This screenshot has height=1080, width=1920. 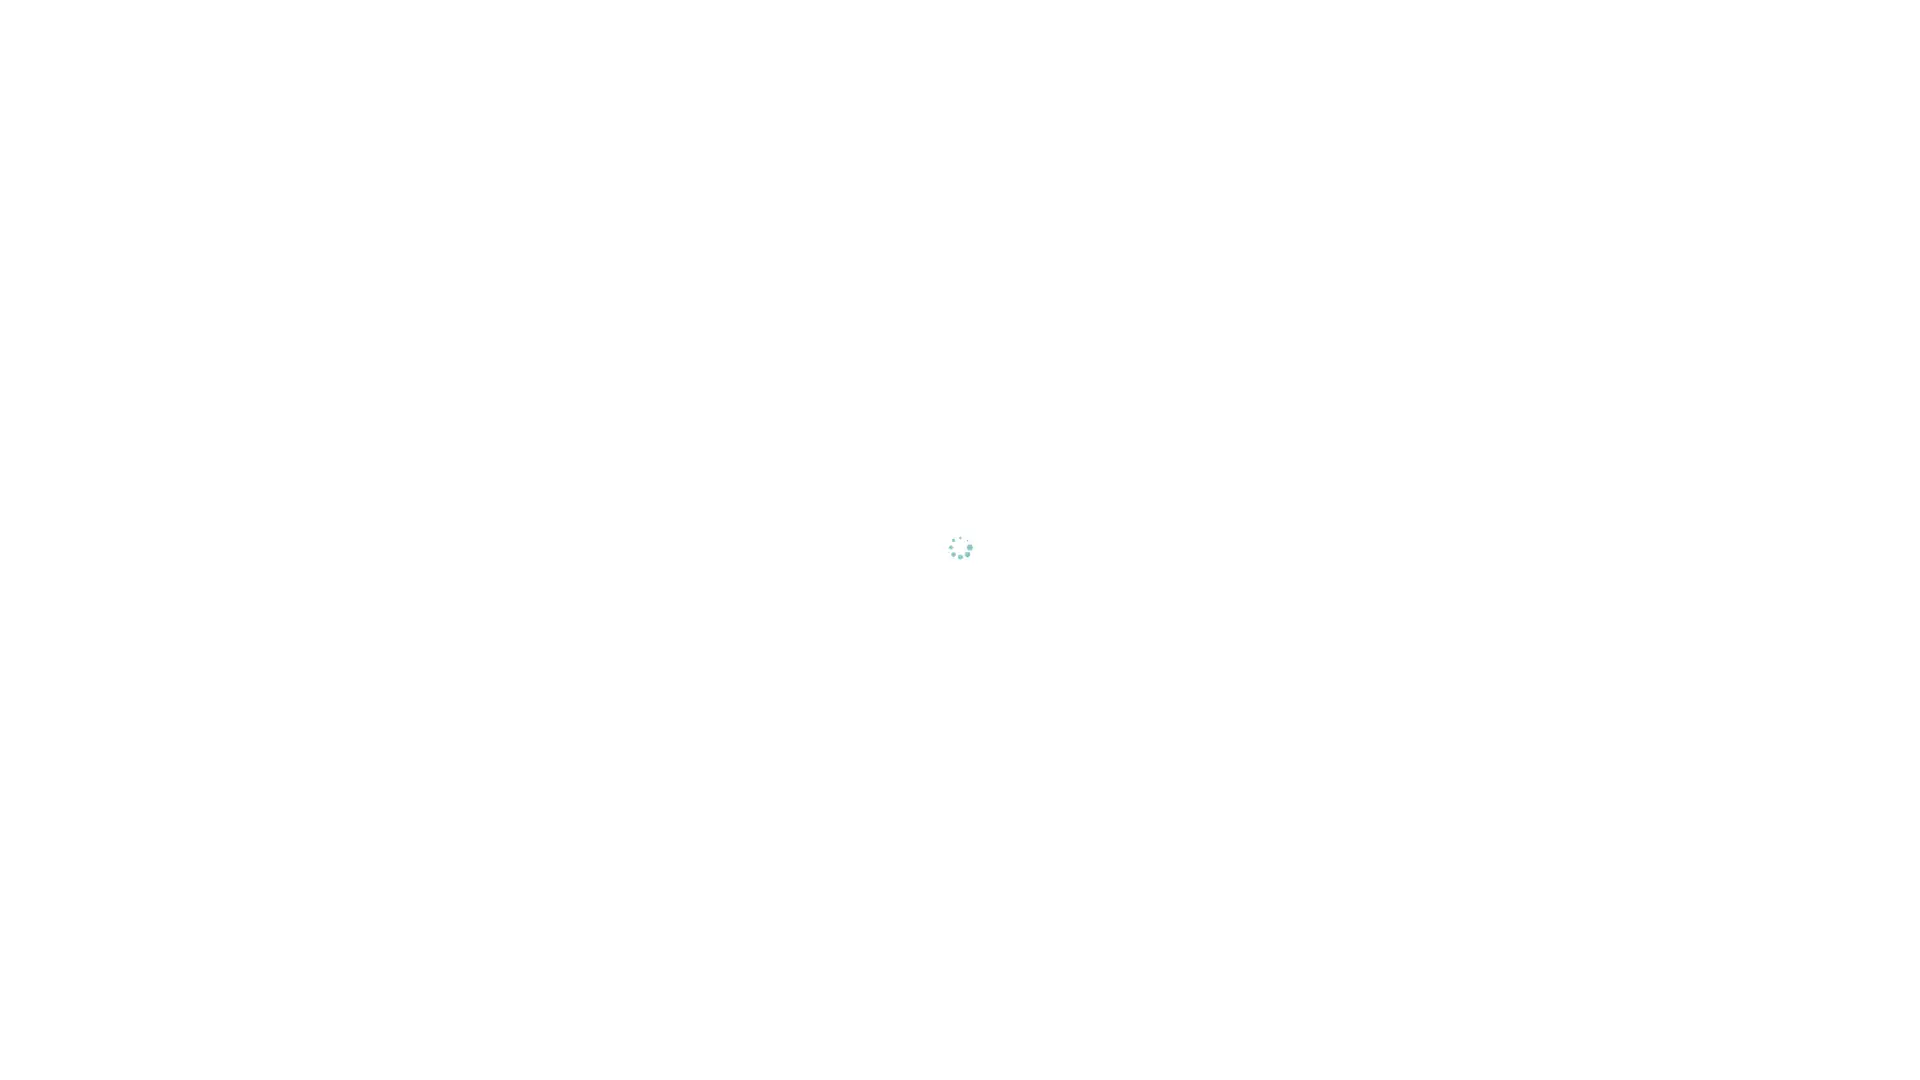 What do you see at coordinates (738, 226) in the screenshot?
I see `Cookies Settings` at bounding box center [738, 226].